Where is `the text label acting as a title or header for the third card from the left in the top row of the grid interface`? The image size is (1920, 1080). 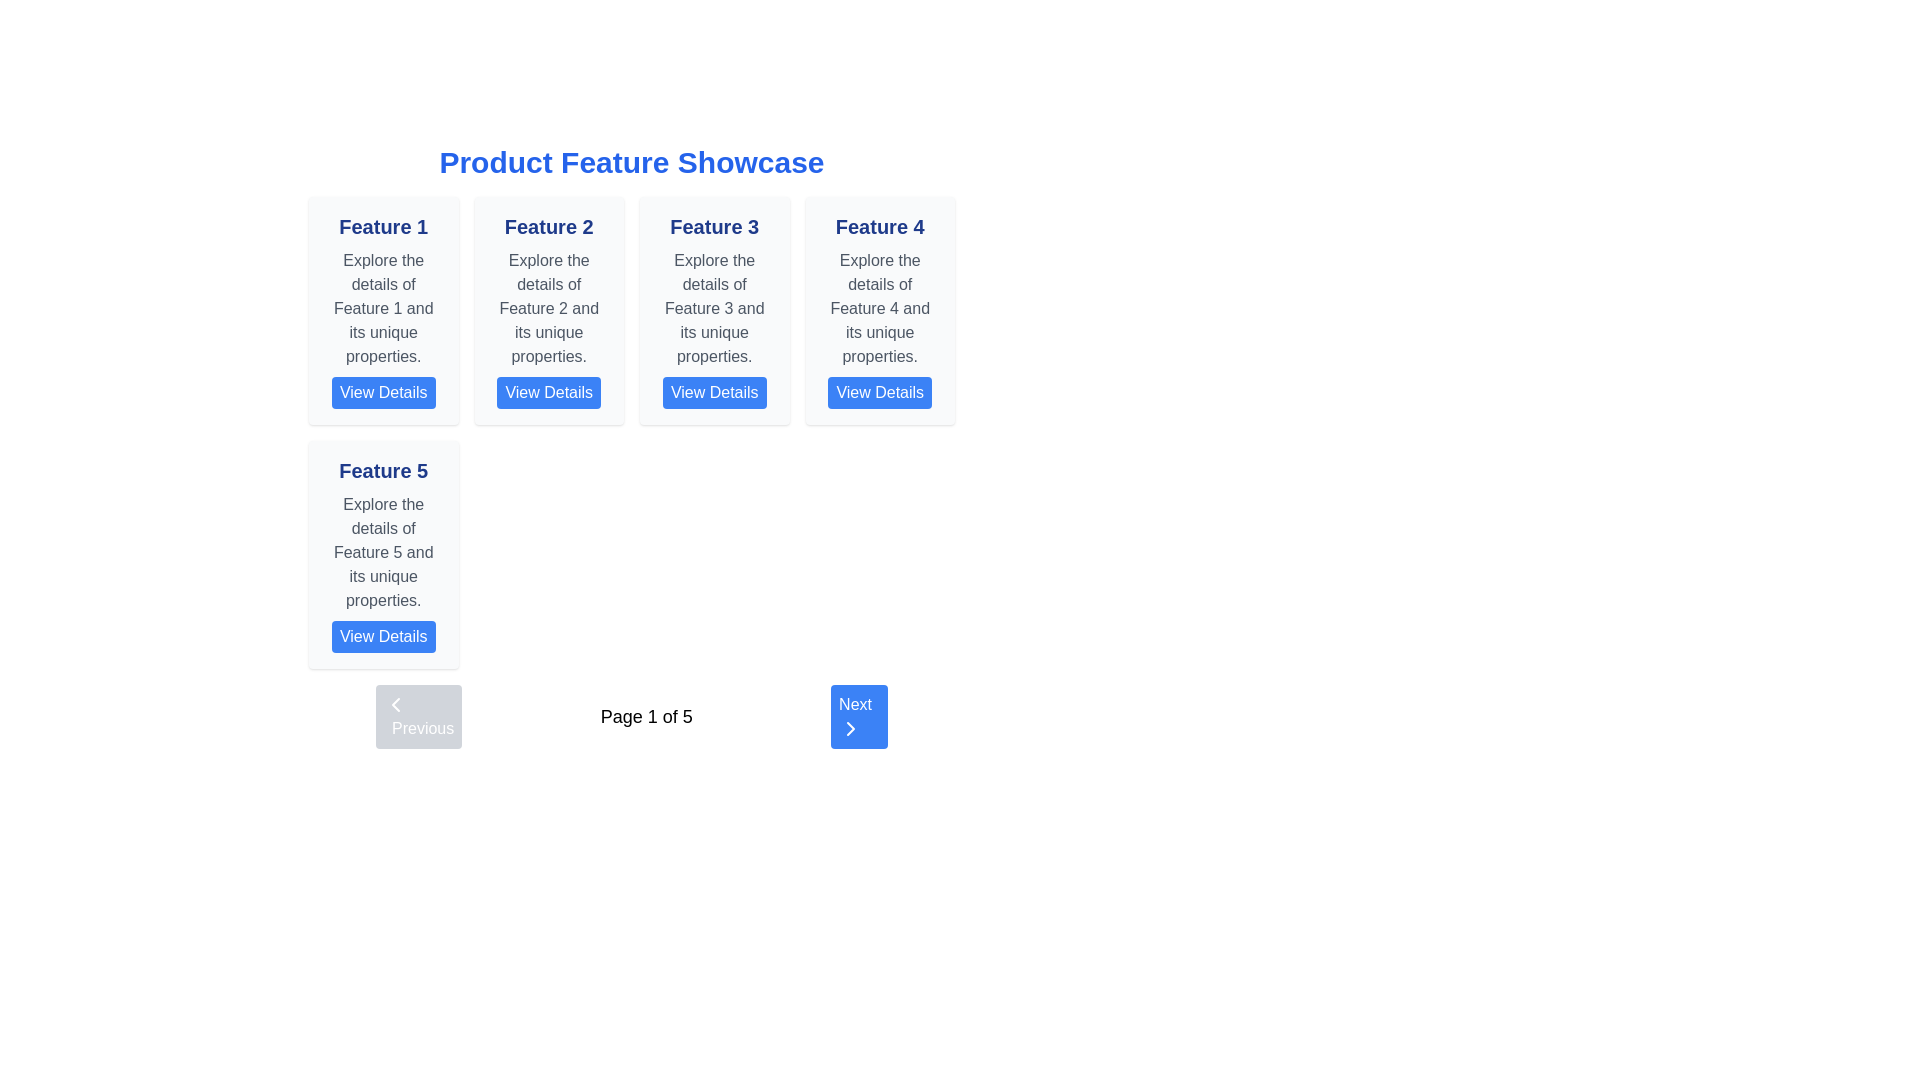
the text label acting as a title or header for the third card from the left in the top row of the grid interface is located at coordinates (714, 226).